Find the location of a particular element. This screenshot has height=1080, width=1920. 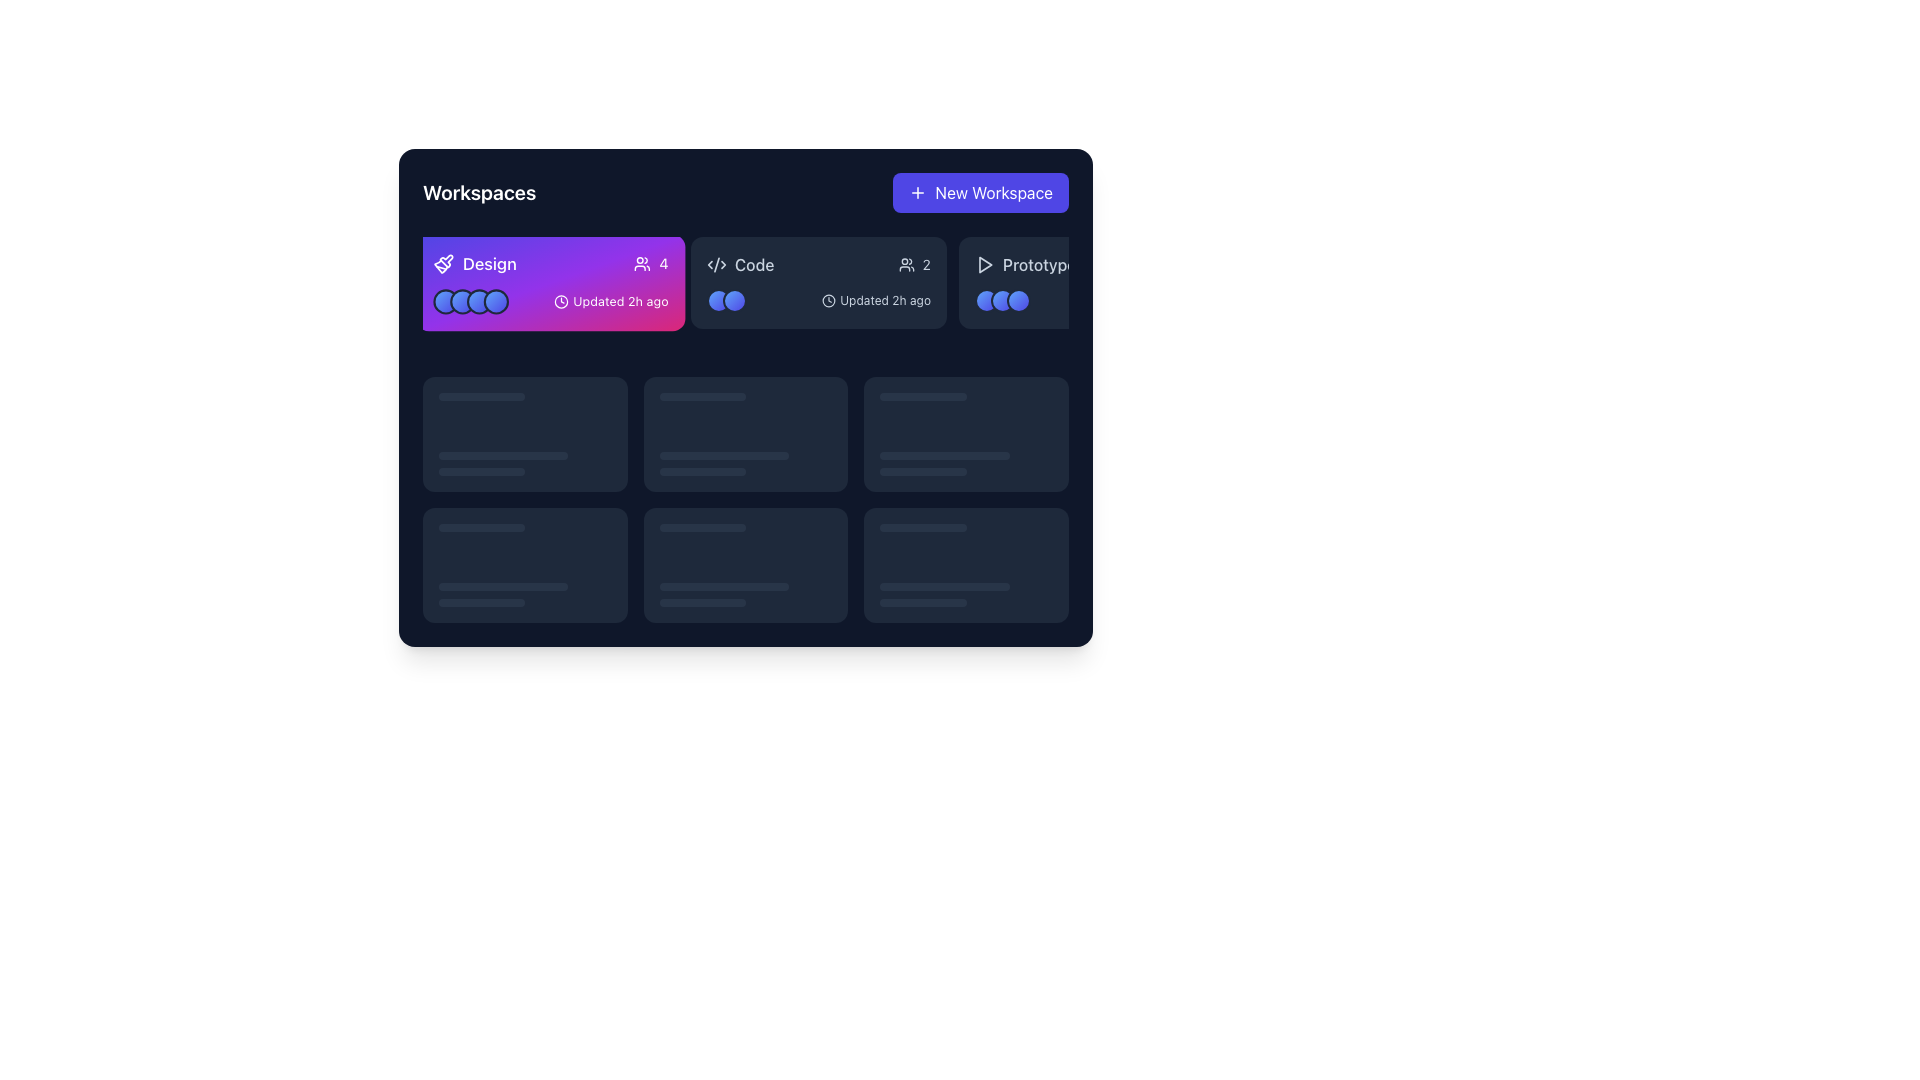

the animated placeholder consisting of two horizontal bars with a dark gray background that pulses, located in the bottom row of the center column is located at coordinates (744, 594).